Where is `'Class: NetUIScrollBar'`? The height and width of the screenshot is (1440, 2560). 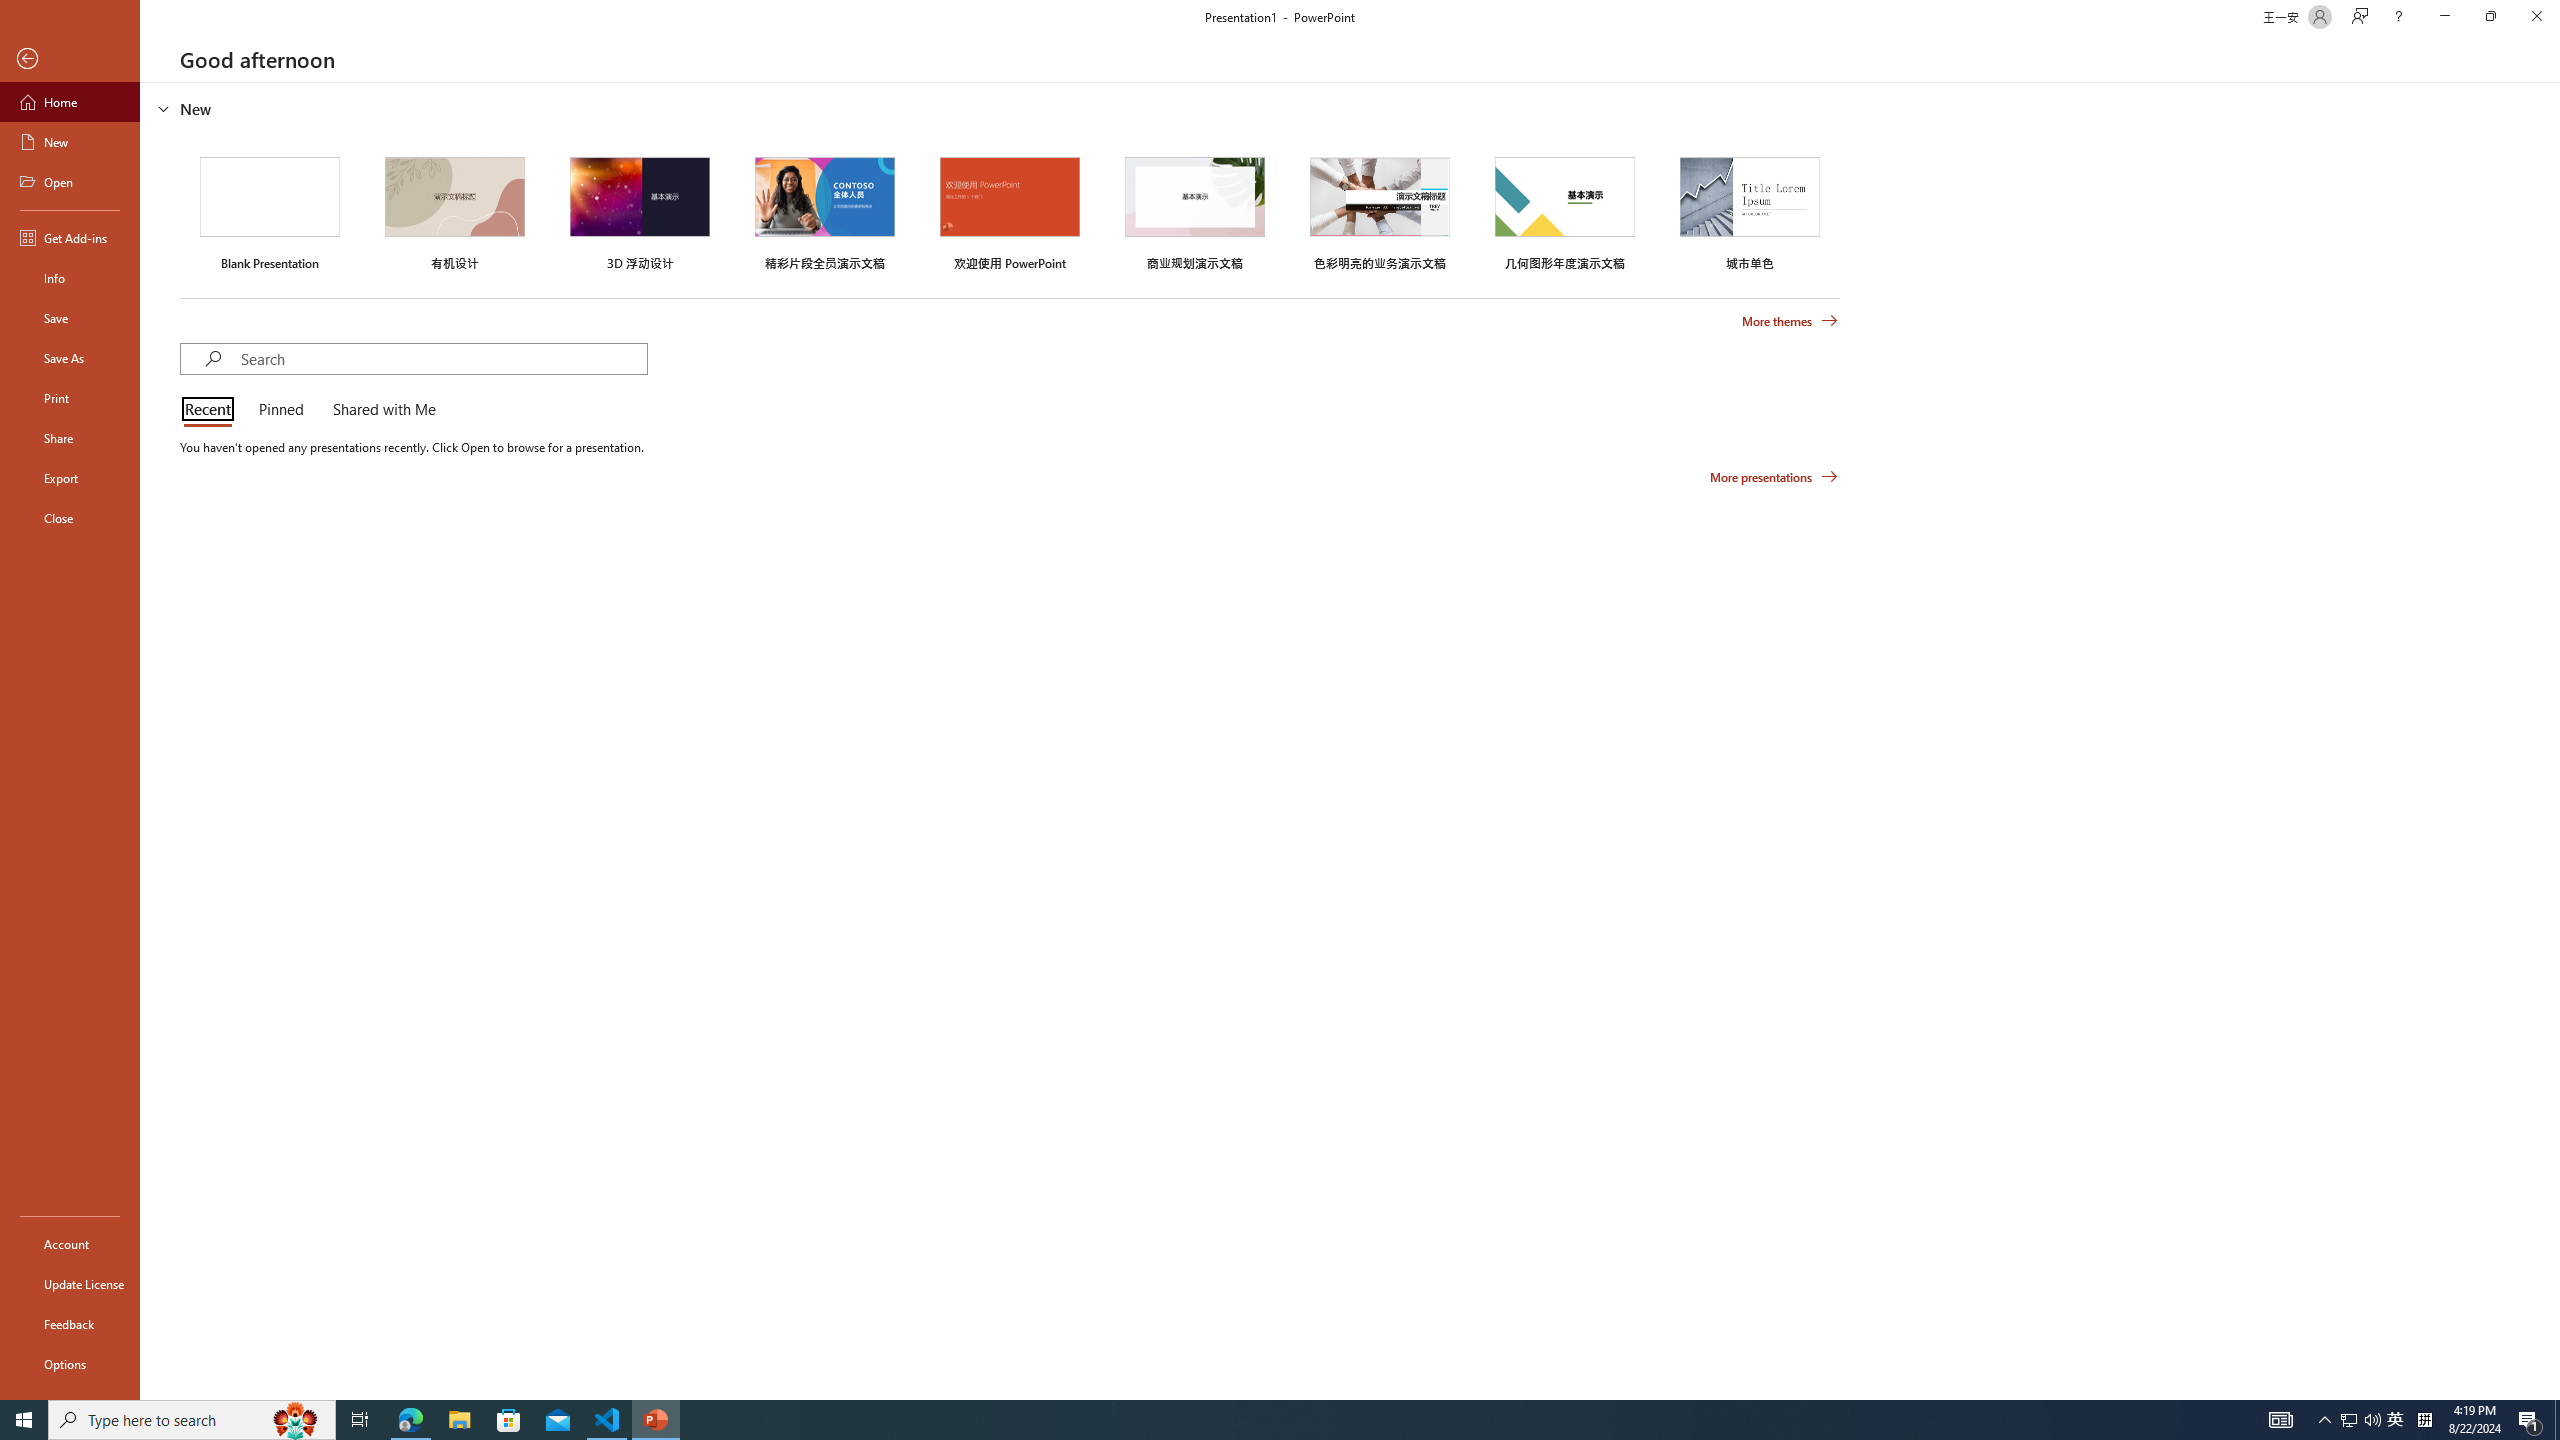 'Class: NetUIScrollBar' is located at coordinates (2551, 740).